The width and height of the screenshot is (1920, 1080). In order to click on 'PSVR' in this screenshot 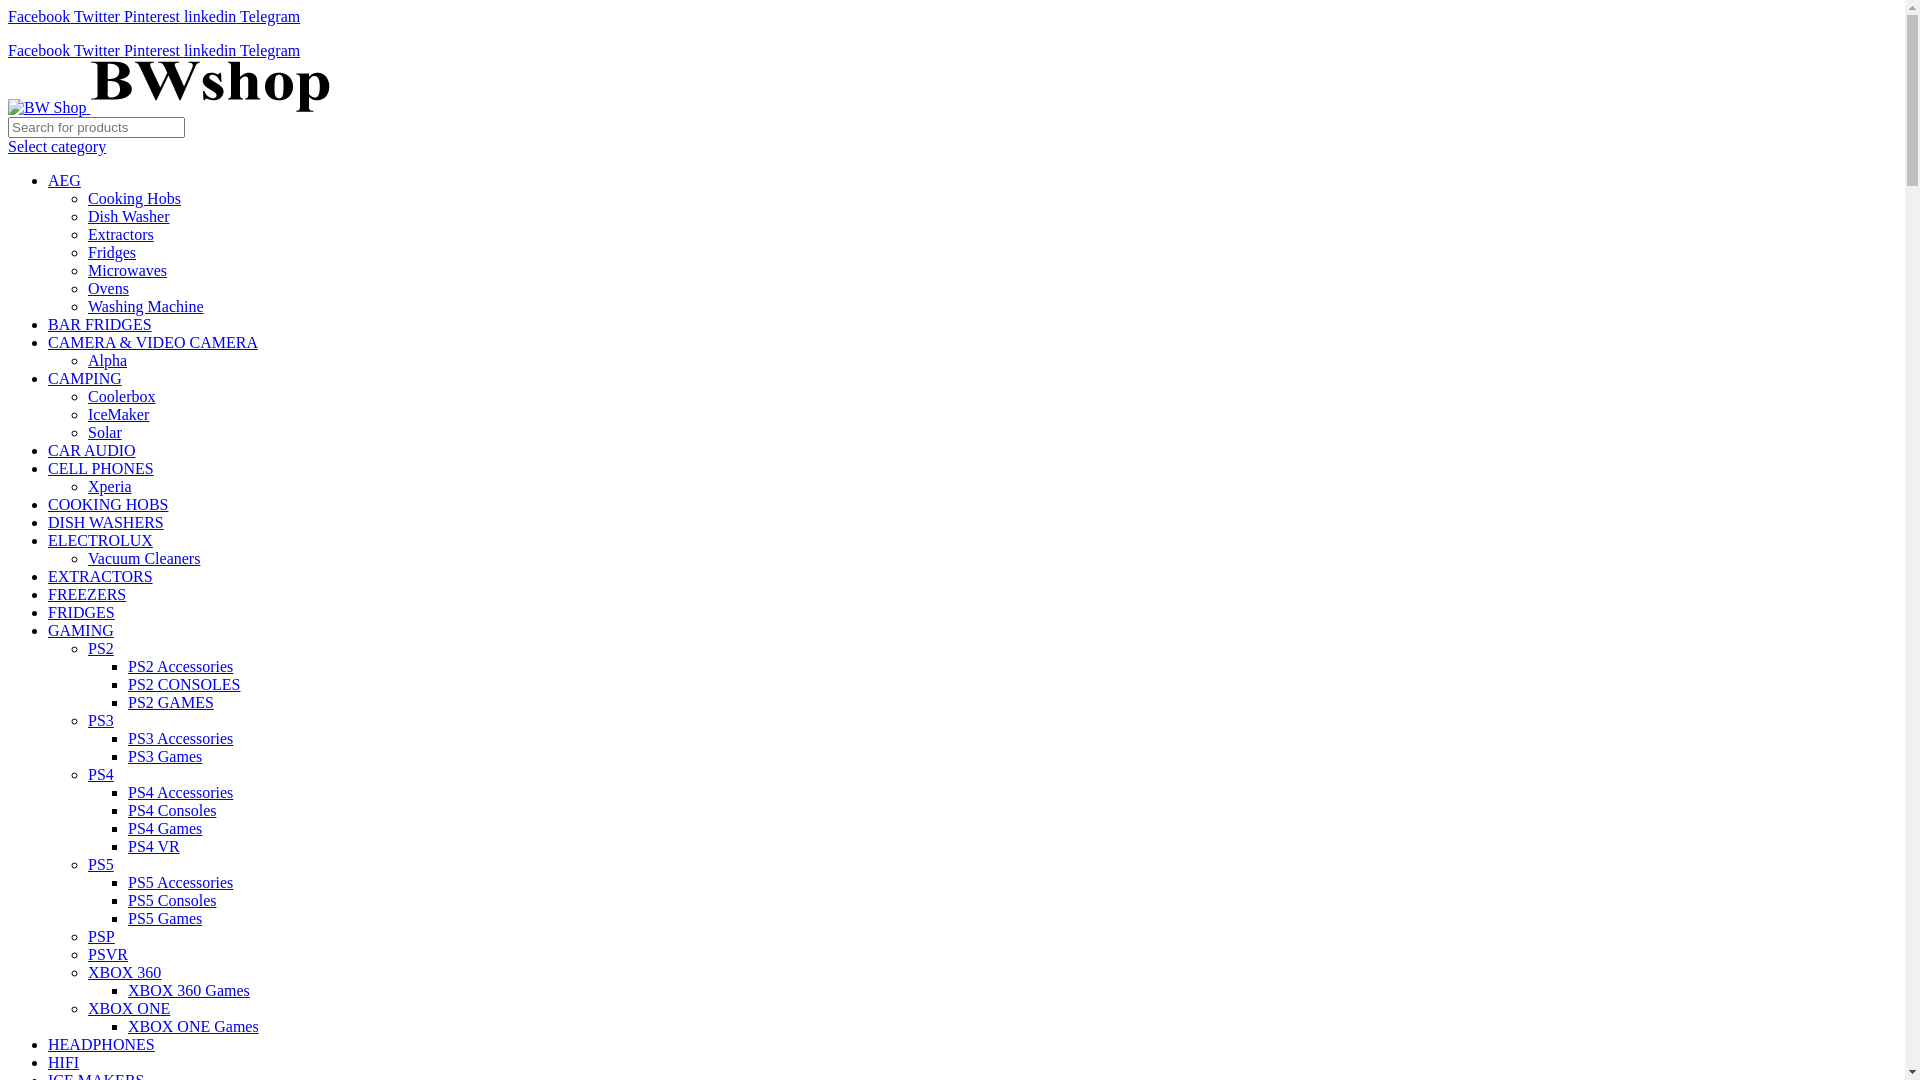, I will do `click(106, 953)`.